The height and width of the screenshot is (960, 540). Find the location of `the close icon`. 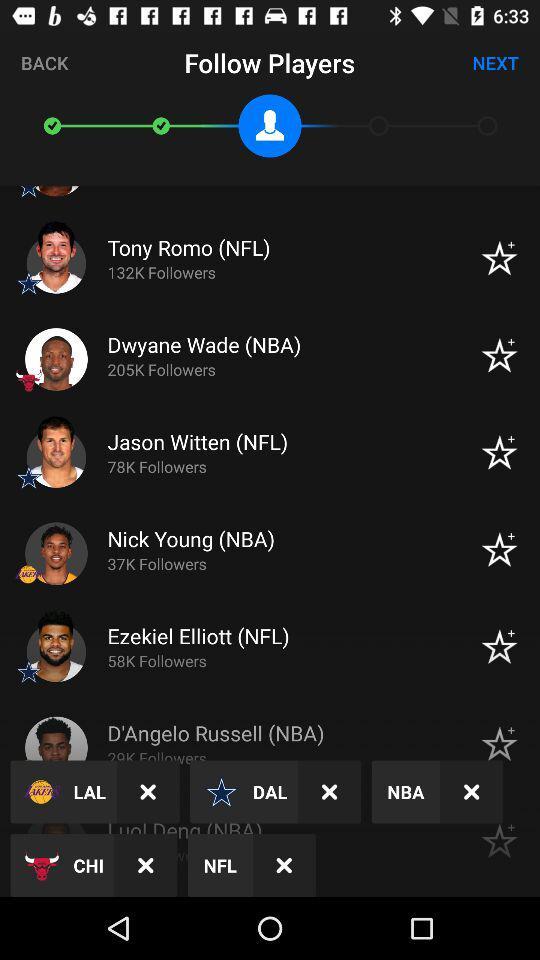

the close icon is located at coordinates (283, 864).